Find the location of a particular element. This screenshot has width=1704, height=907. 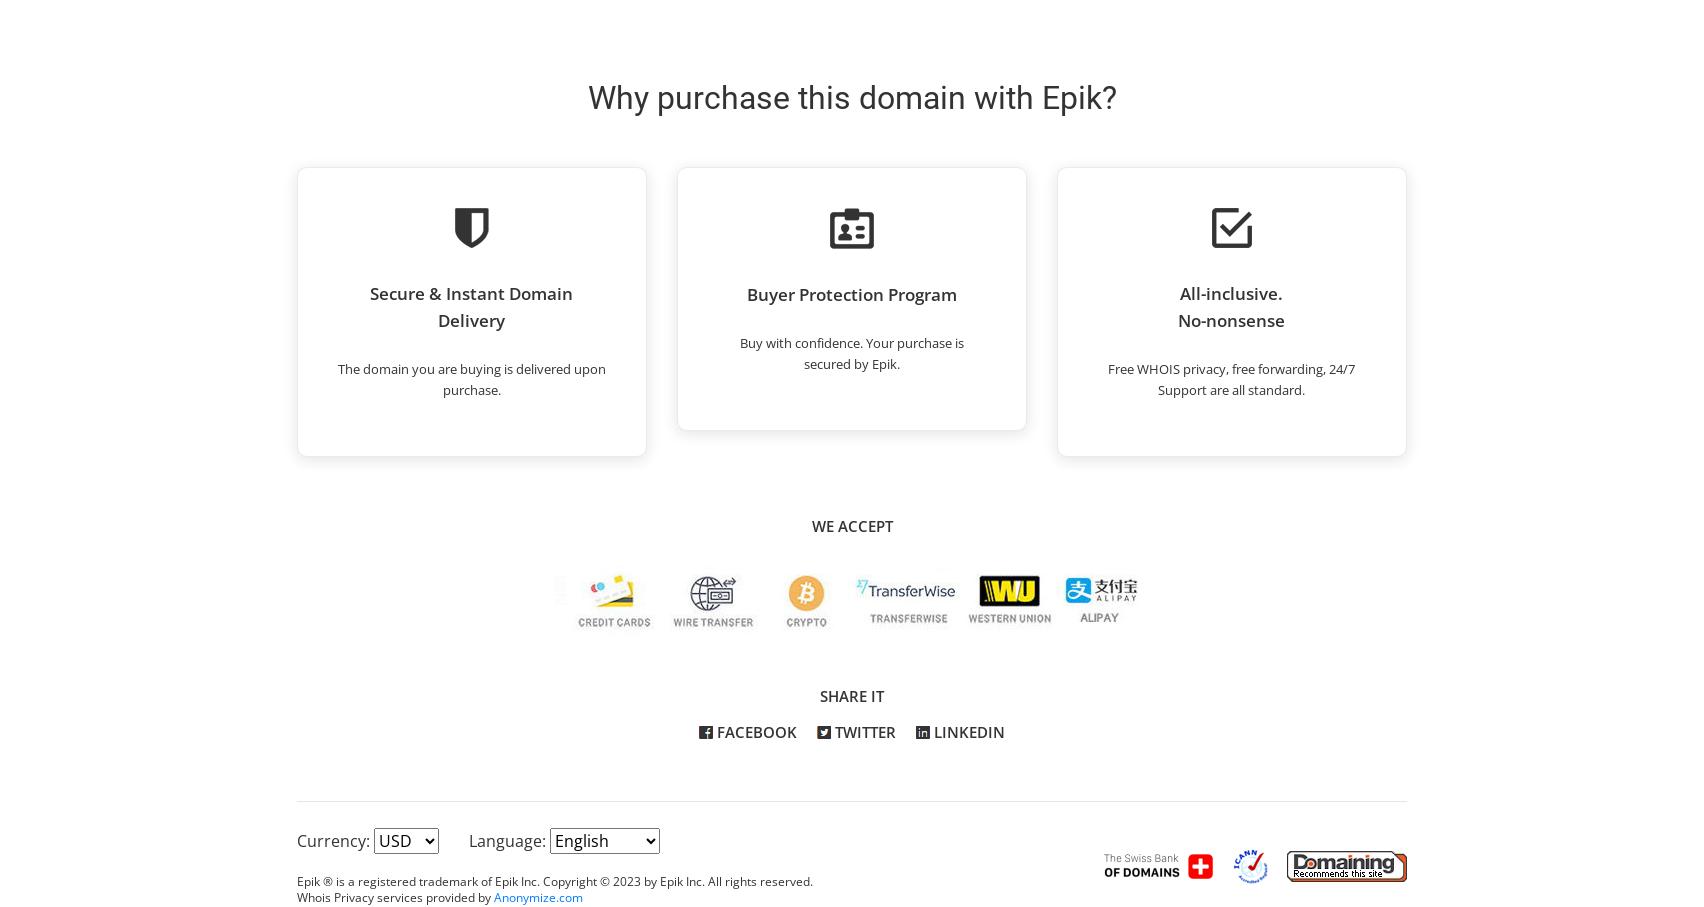

'No-nonsense' is located at coordinates (1176, 319).